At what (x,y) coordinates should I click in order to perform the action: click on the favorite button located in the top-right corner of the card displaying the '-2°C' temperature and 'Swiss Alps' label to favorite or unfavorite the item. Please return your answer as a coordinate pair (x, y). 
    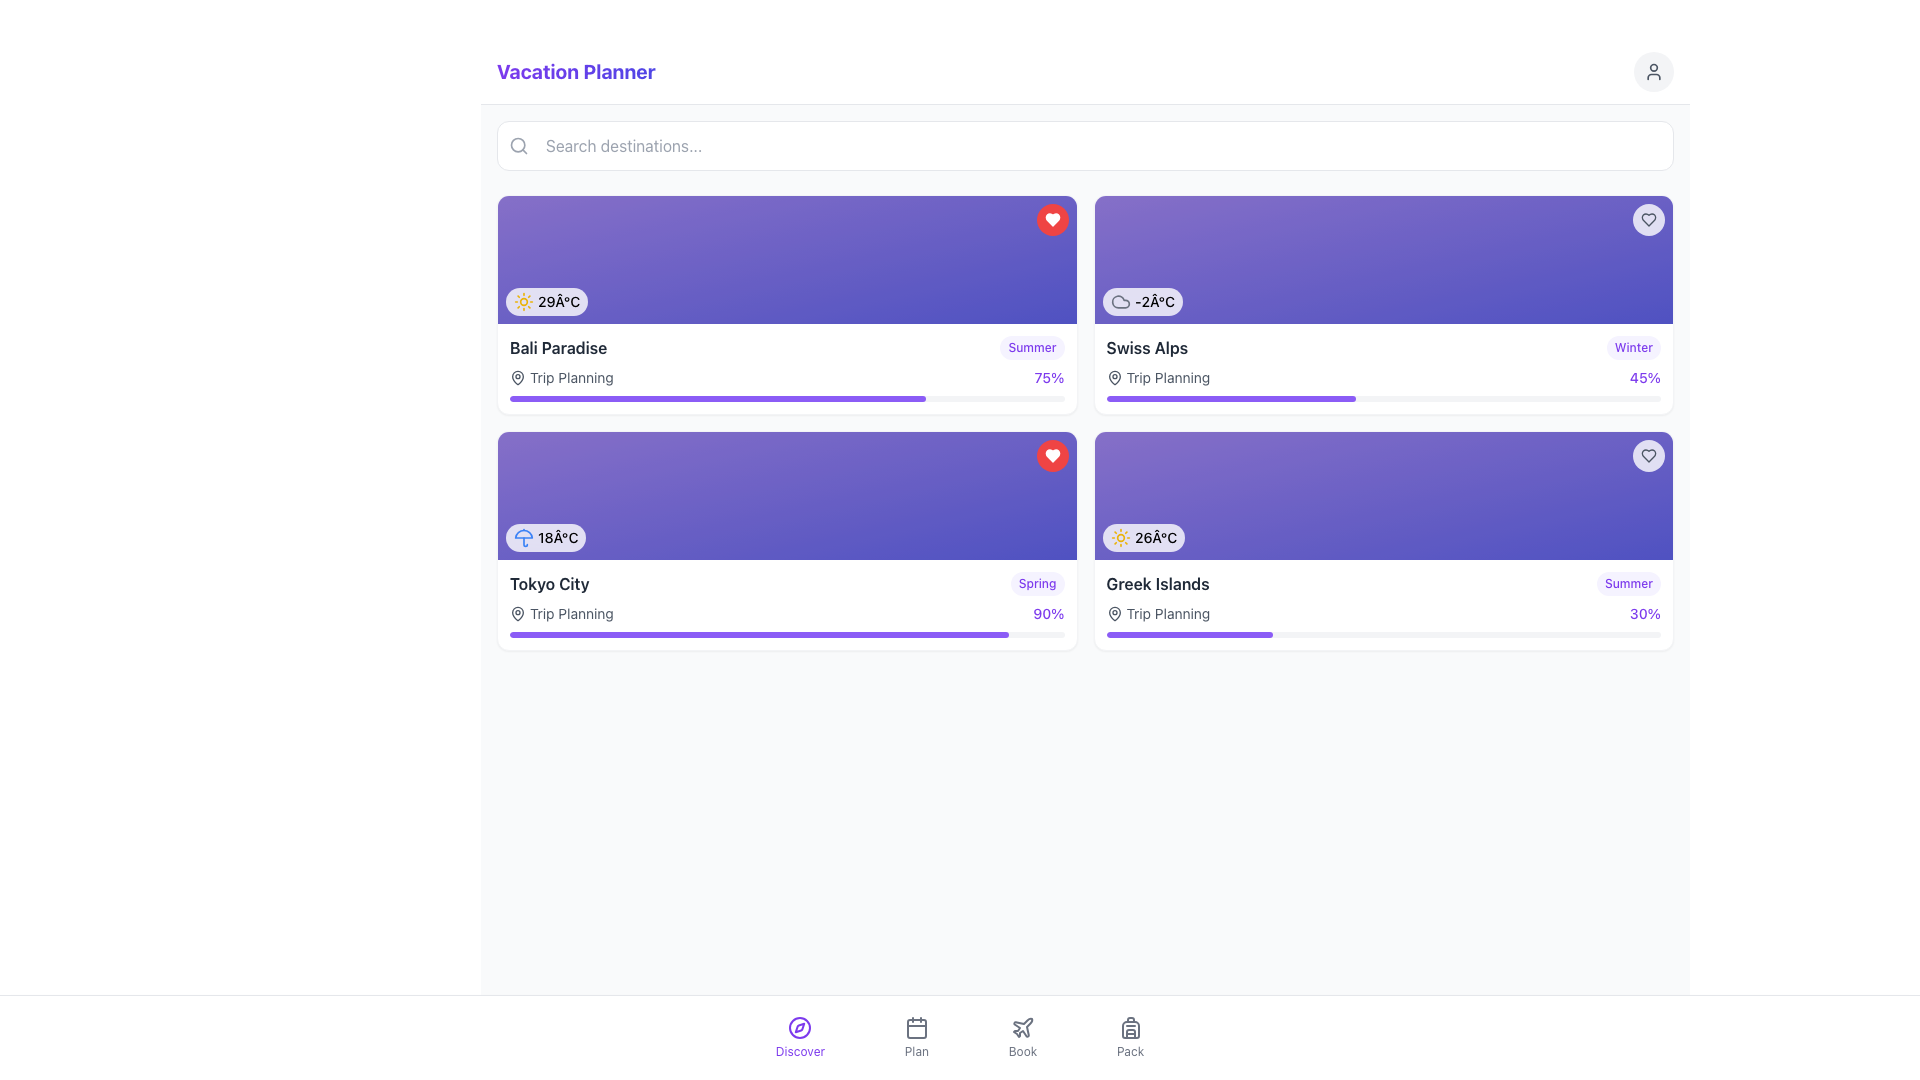
    Looking at the image, I should click on (1649, 219).